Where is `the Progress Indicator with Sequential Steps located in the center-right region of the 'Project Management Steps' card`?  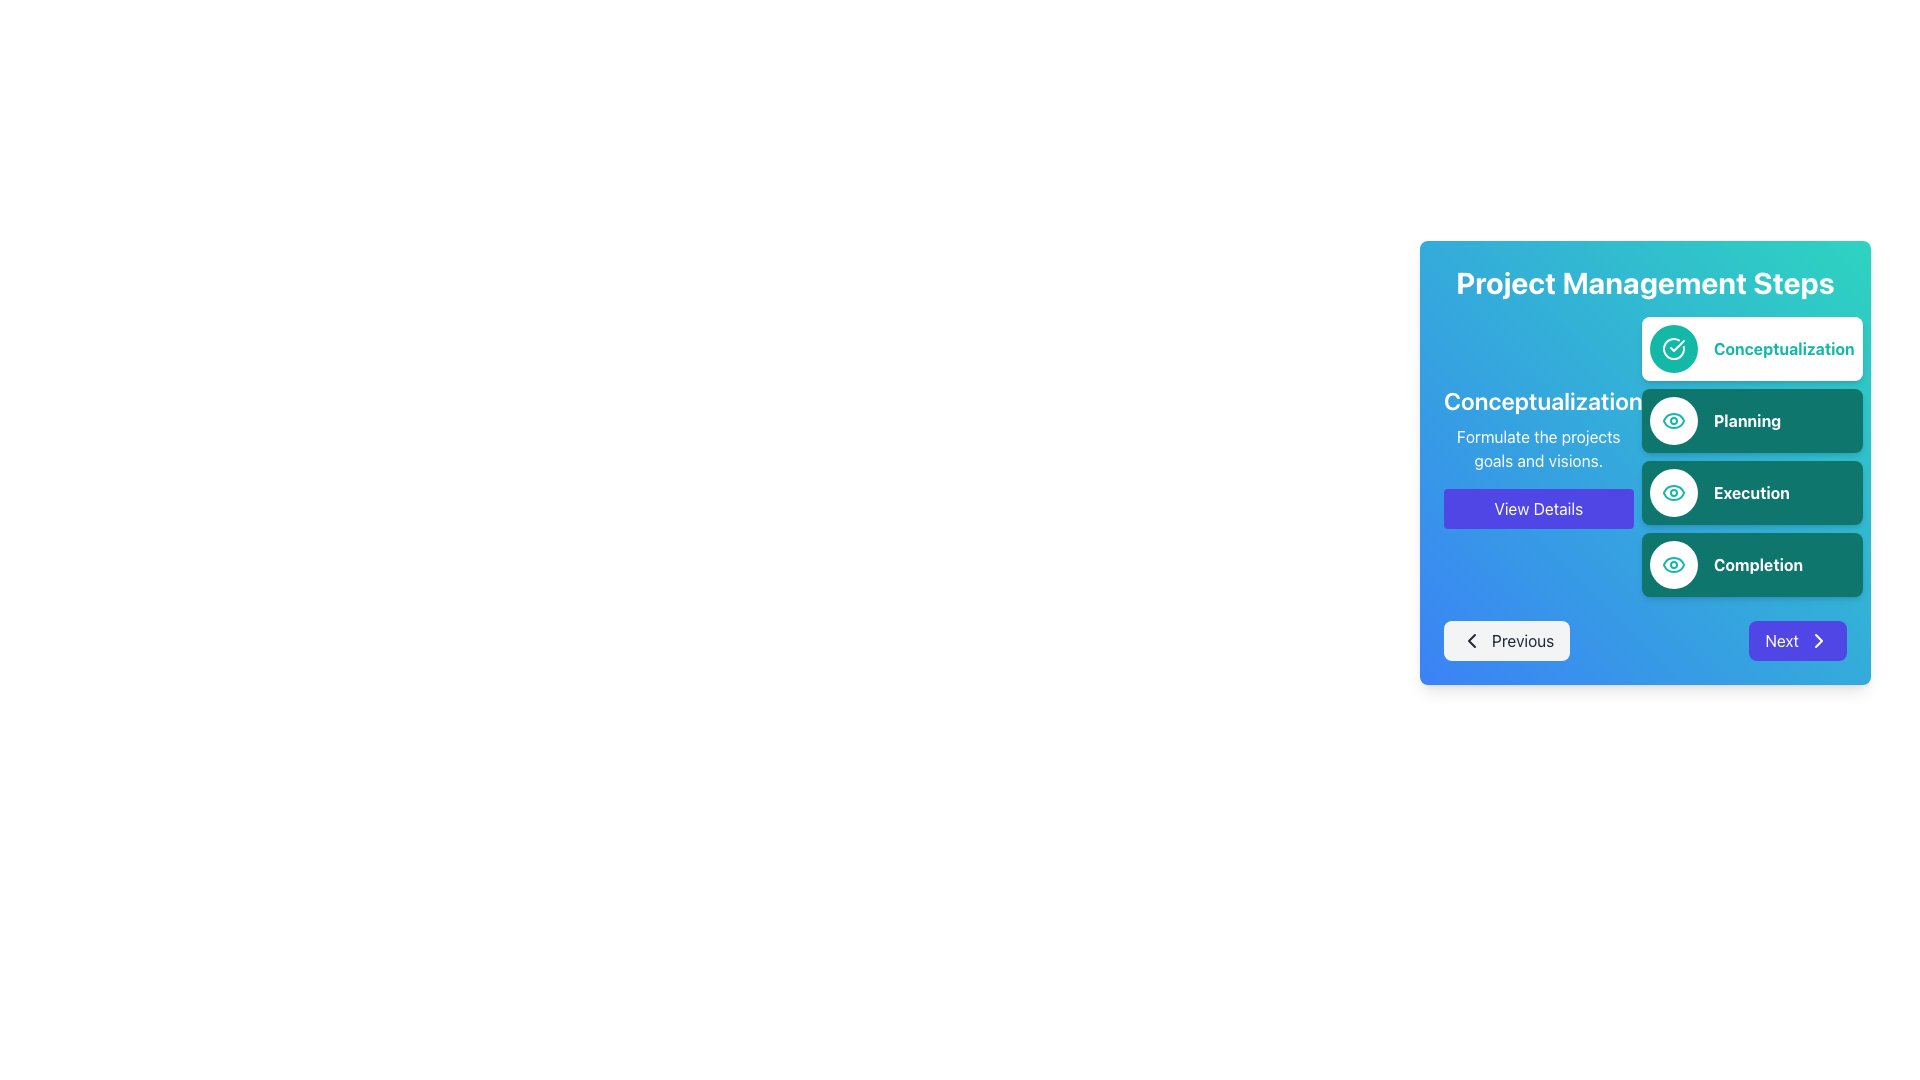
the Progress Indicator with Sequential Steps located in the center-right region of the 'Project Management Steps' card is located at coordinates (1751, 456).